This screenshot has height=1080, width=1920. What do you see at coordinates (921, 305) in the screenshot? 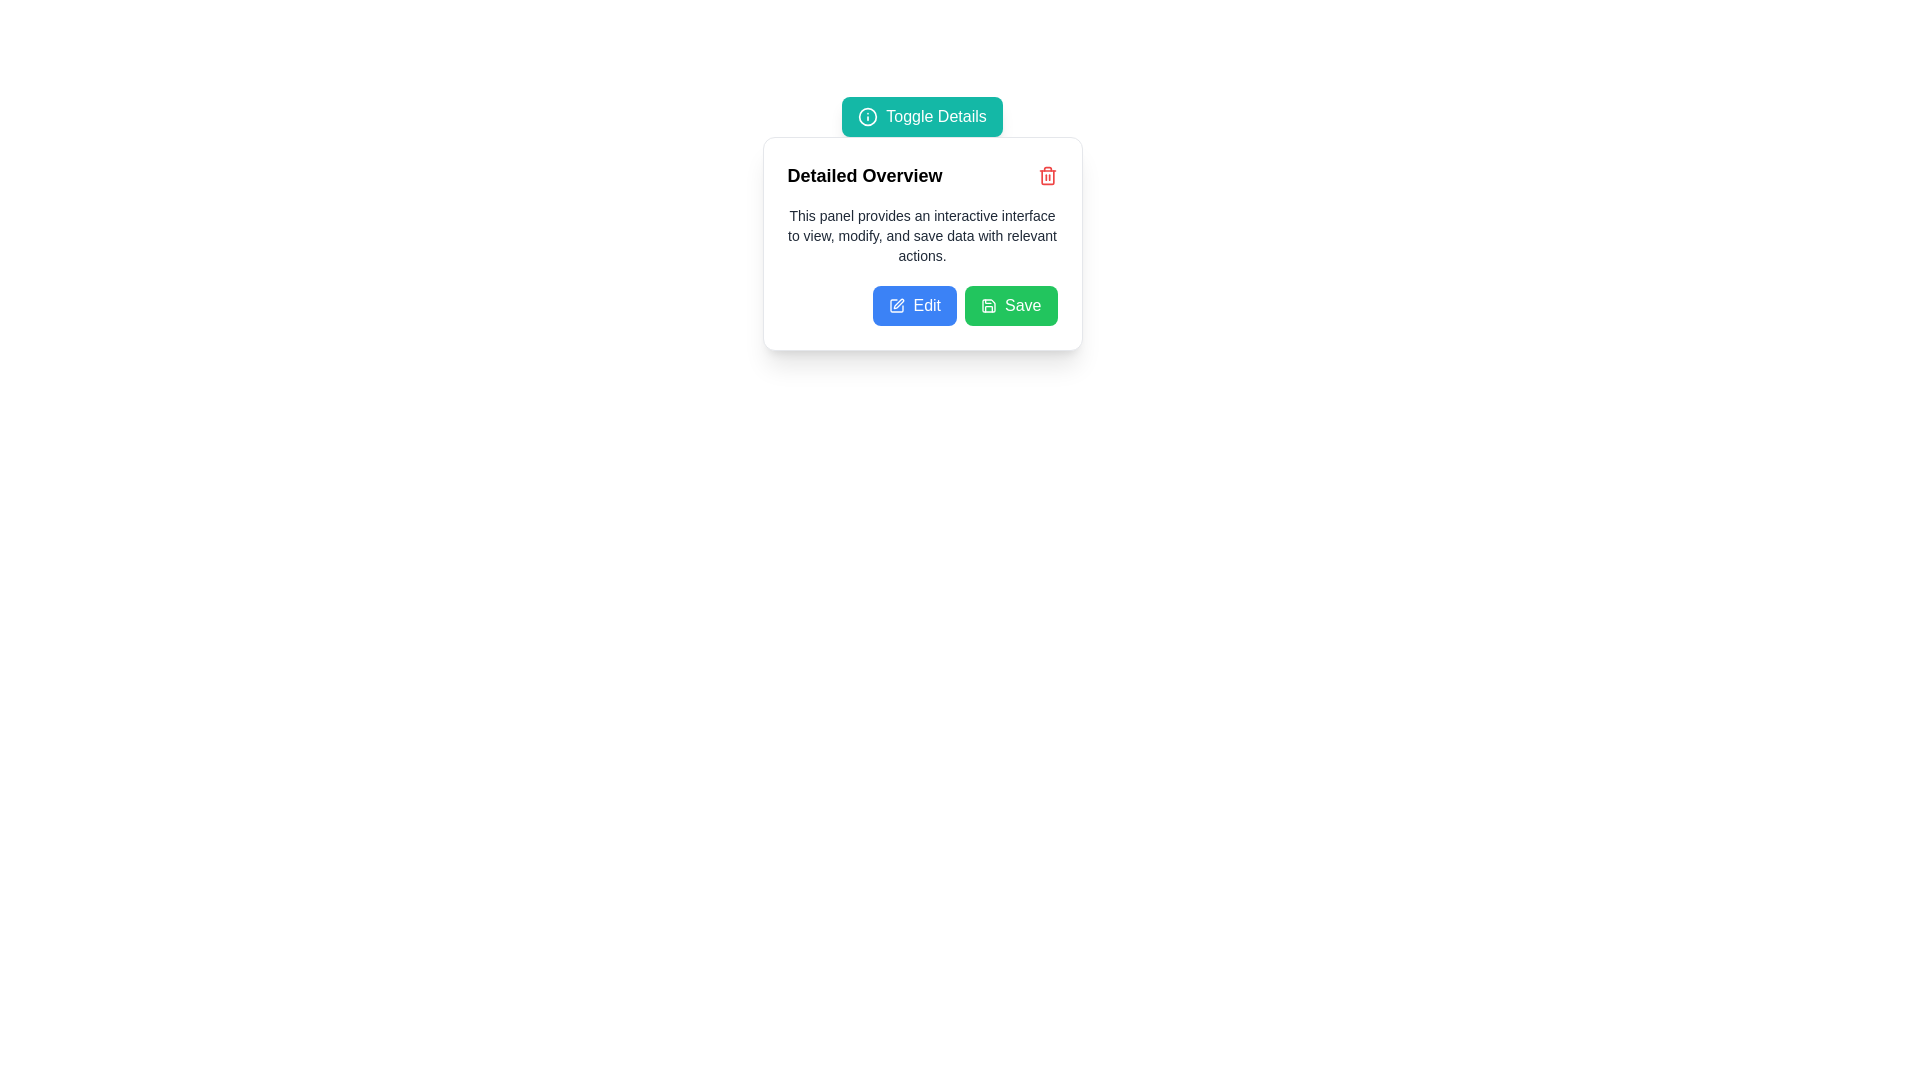
I see `the 'Edit' button located in the bottom right corner of the 'Detailed Overview' panel to enter edit mode` at bounding box center [921, 305].